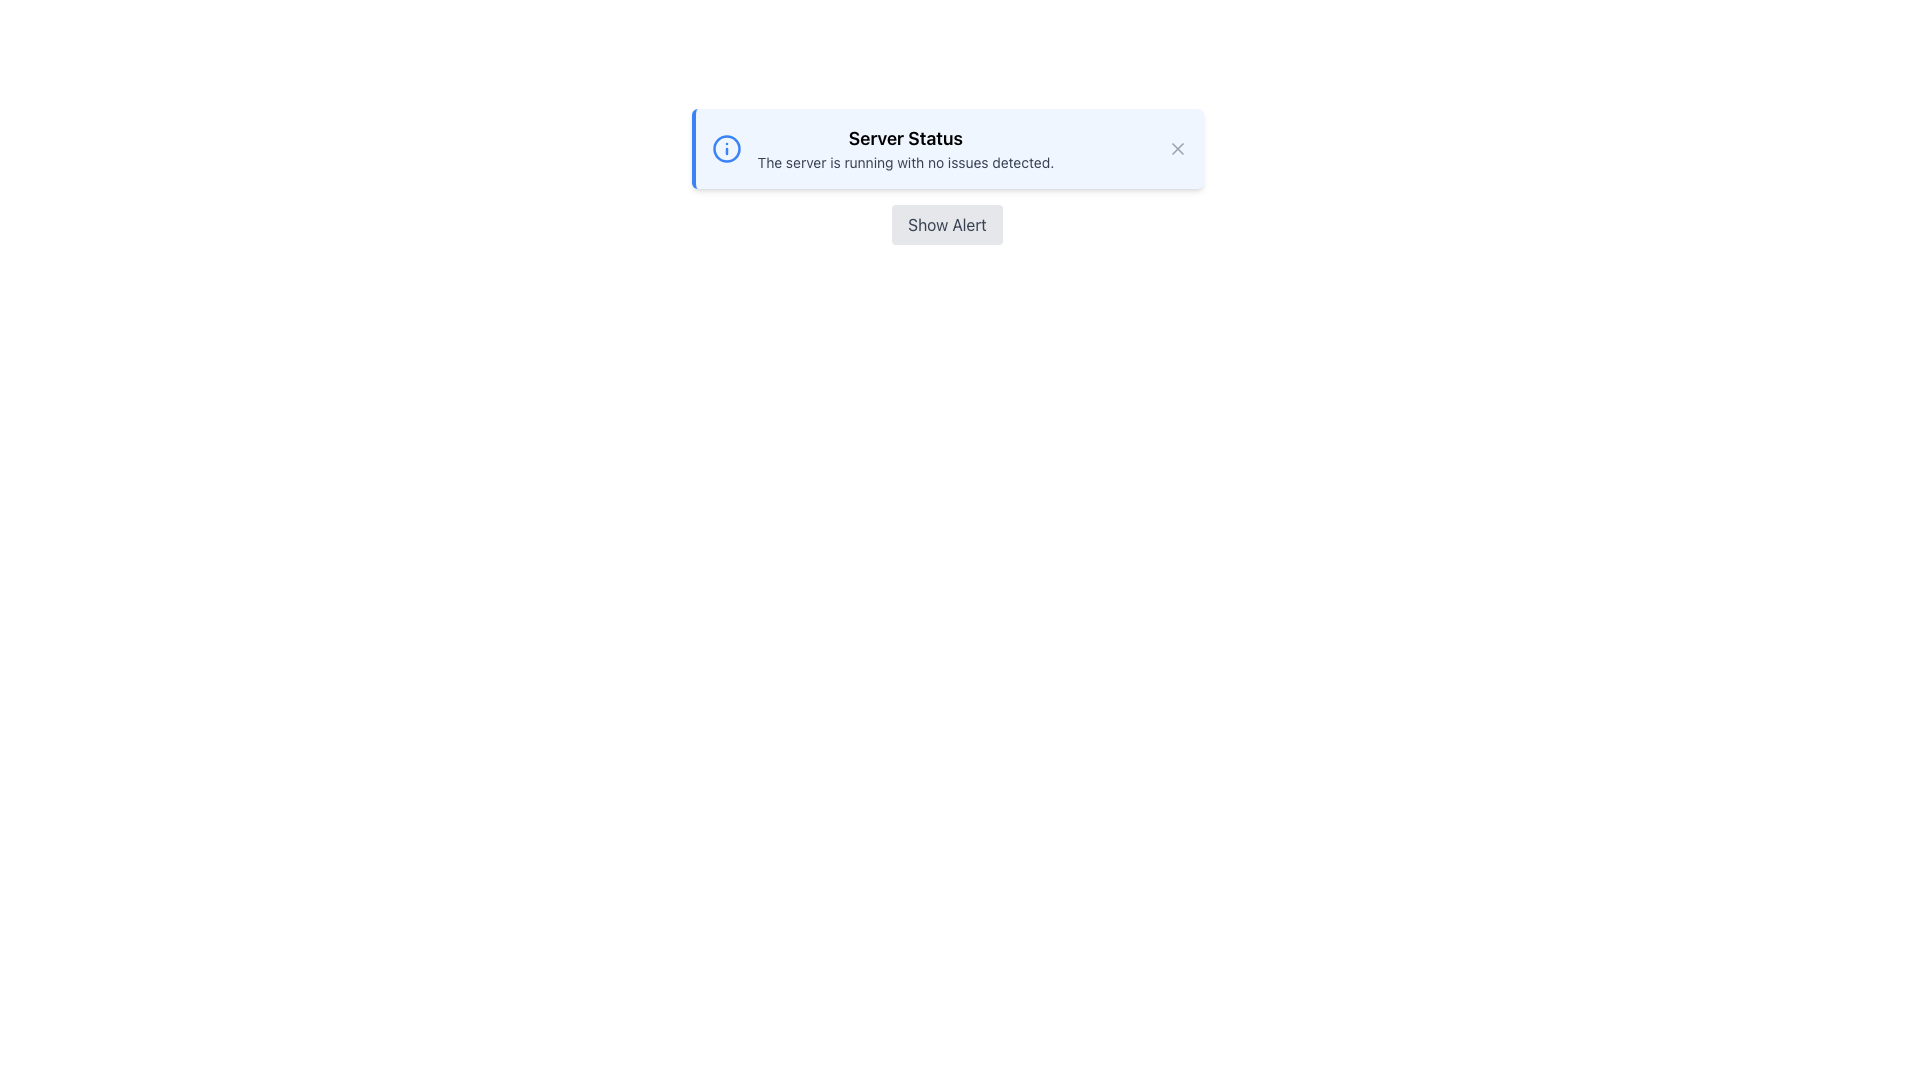 This screenshot has width=1920, height=1080. Describe the element at coordinates (946, 224) in the screenshot. I see `the 'Show Alert' button, which is a rectangular button with rounded corners, light gray background, and darker gray text, located centrally underneath the 'Server Status' box` at that location.